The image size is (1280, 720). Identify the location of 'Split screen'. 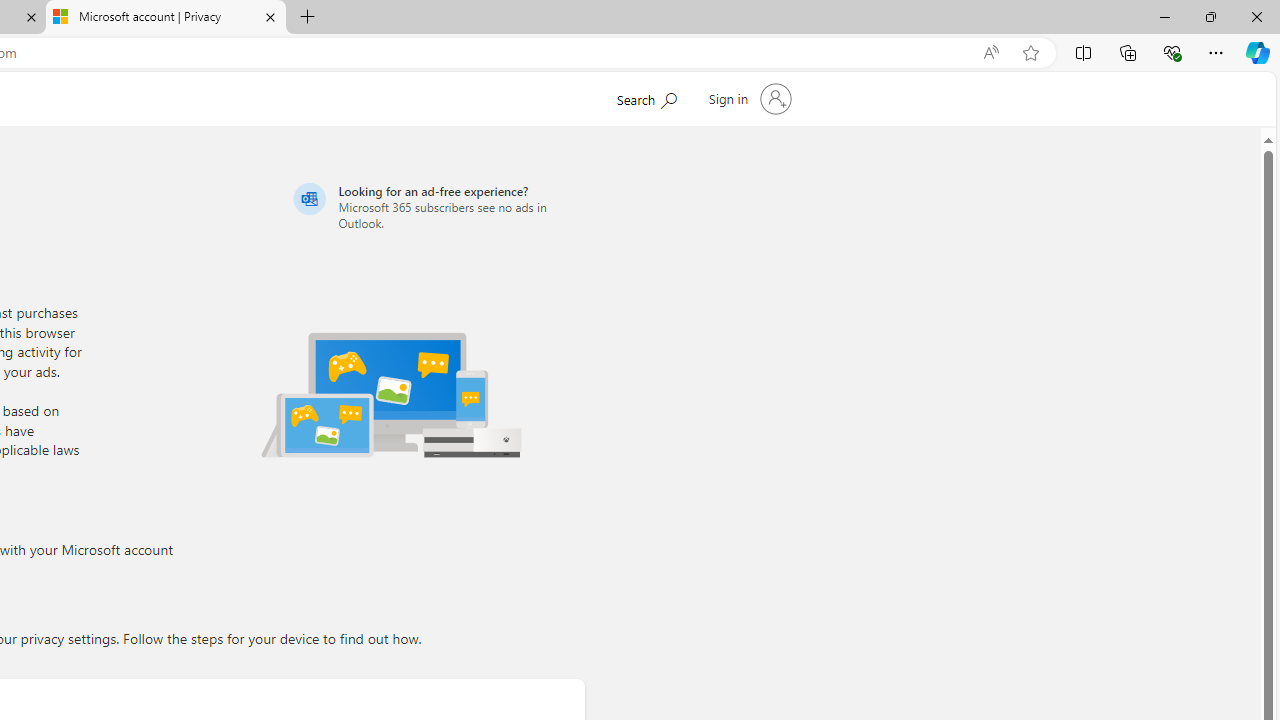
(1082, 51).